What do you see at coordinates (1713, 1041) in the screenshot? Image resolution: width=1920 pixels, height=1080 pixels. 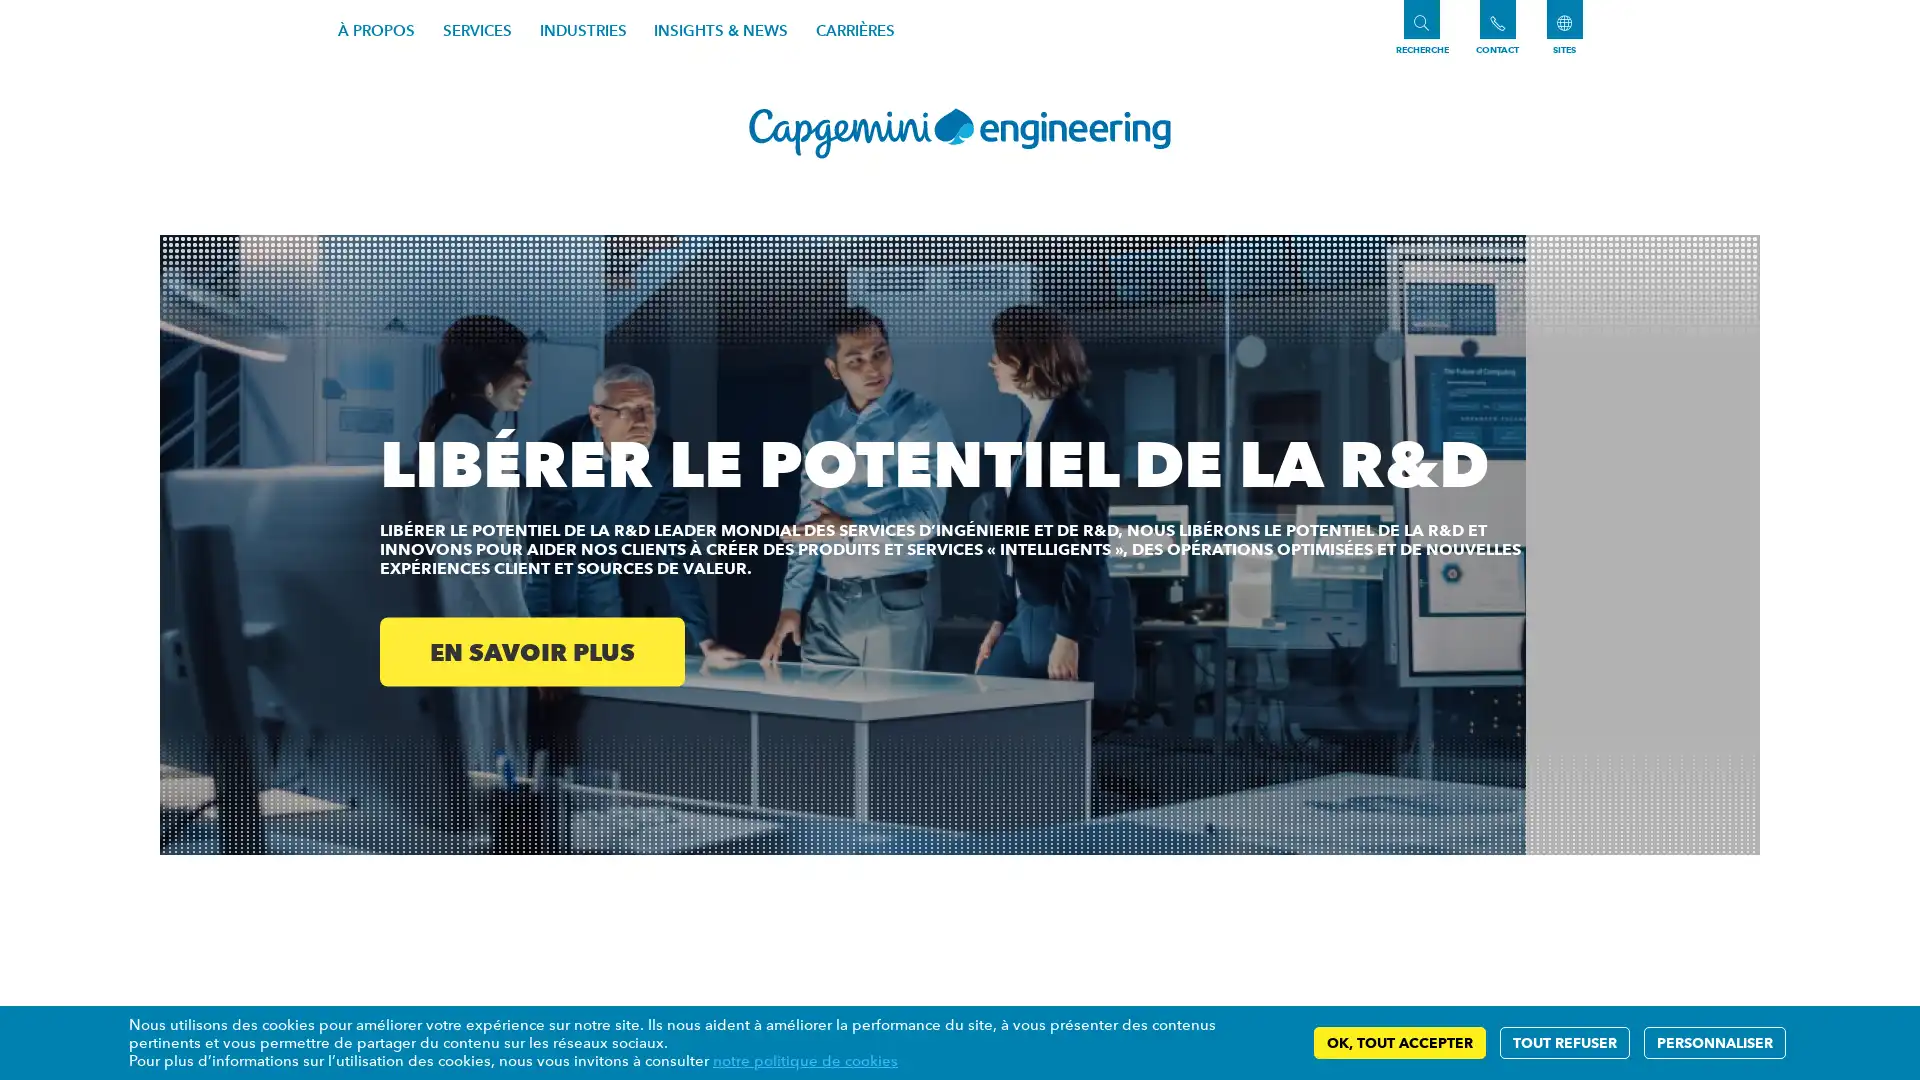 I see `PERSONNALISER` at bounding box center [1713, 1041].